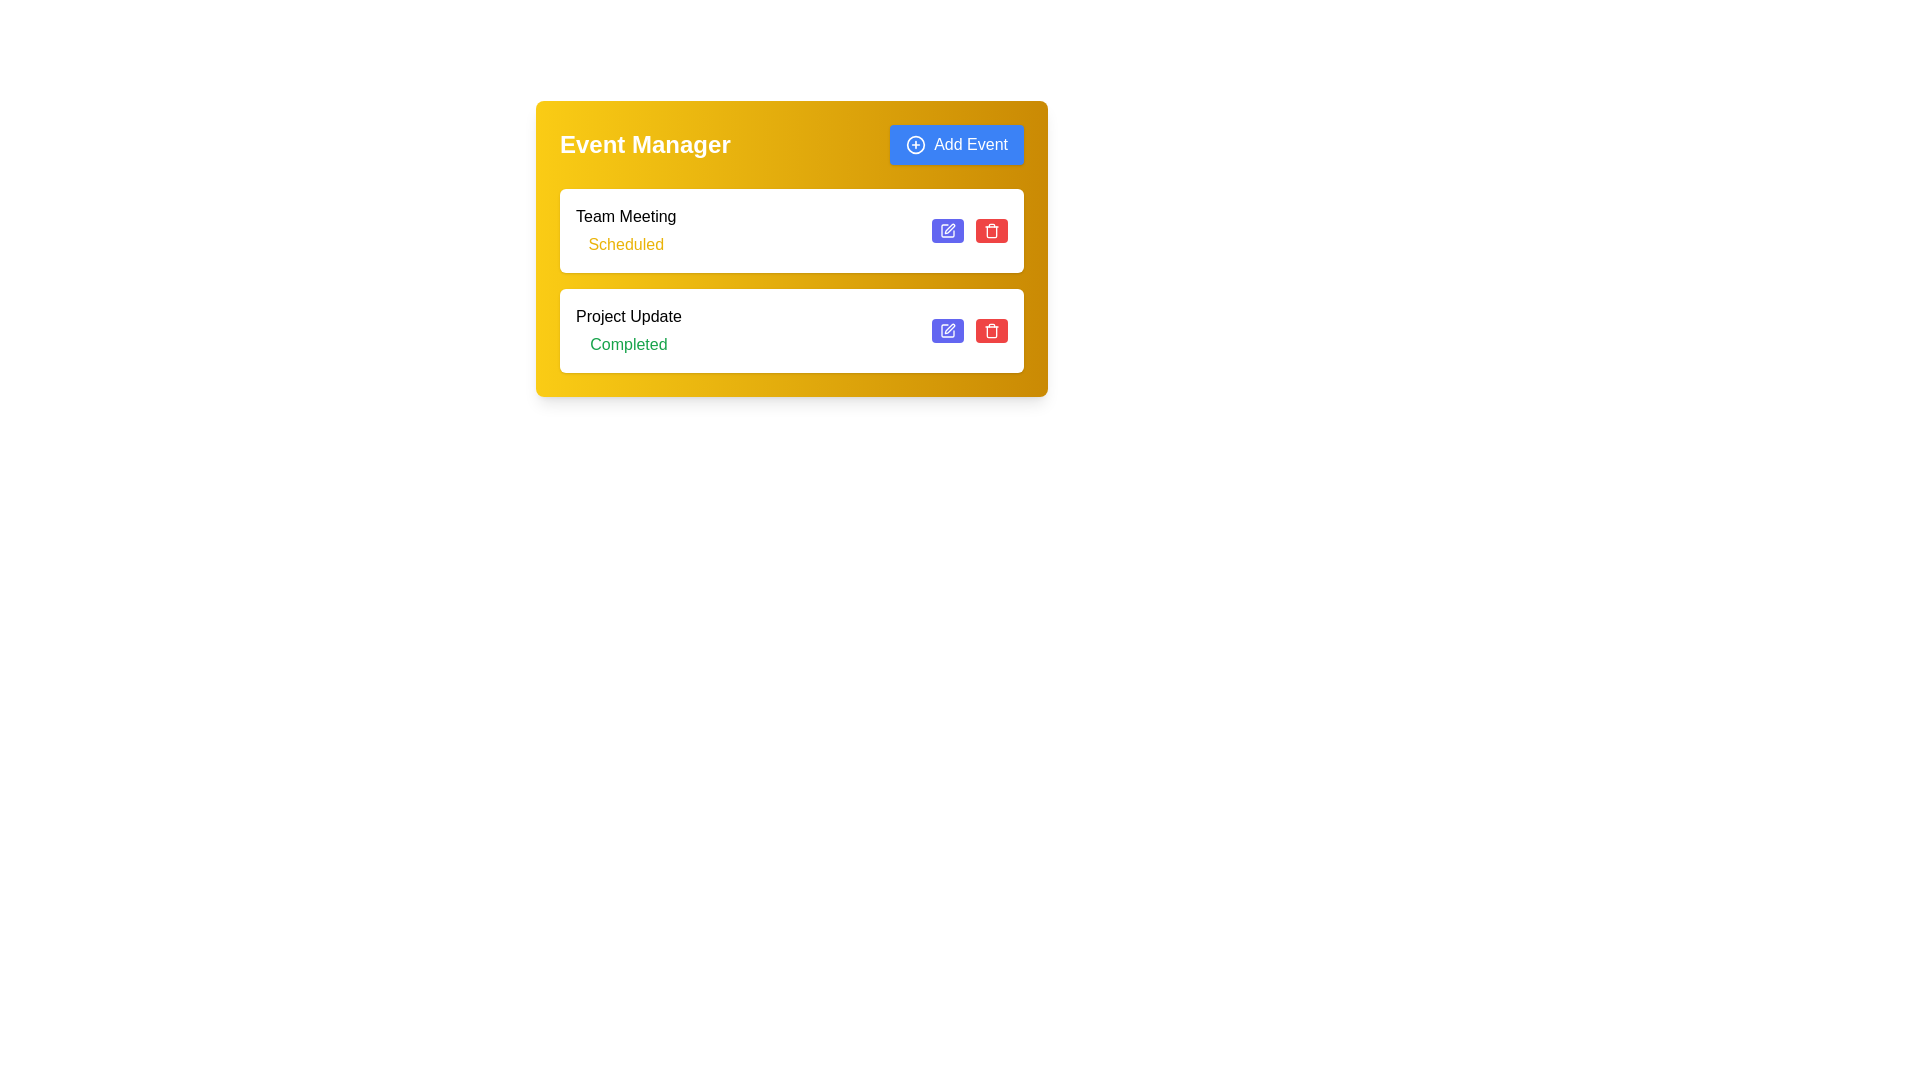 The image size is (1920, 1080). Describe the element at coordinates (992, 230) in the screenshot. I see `the delete button located in the rightmost position of the second row within the 'Project Update' list` at that location.